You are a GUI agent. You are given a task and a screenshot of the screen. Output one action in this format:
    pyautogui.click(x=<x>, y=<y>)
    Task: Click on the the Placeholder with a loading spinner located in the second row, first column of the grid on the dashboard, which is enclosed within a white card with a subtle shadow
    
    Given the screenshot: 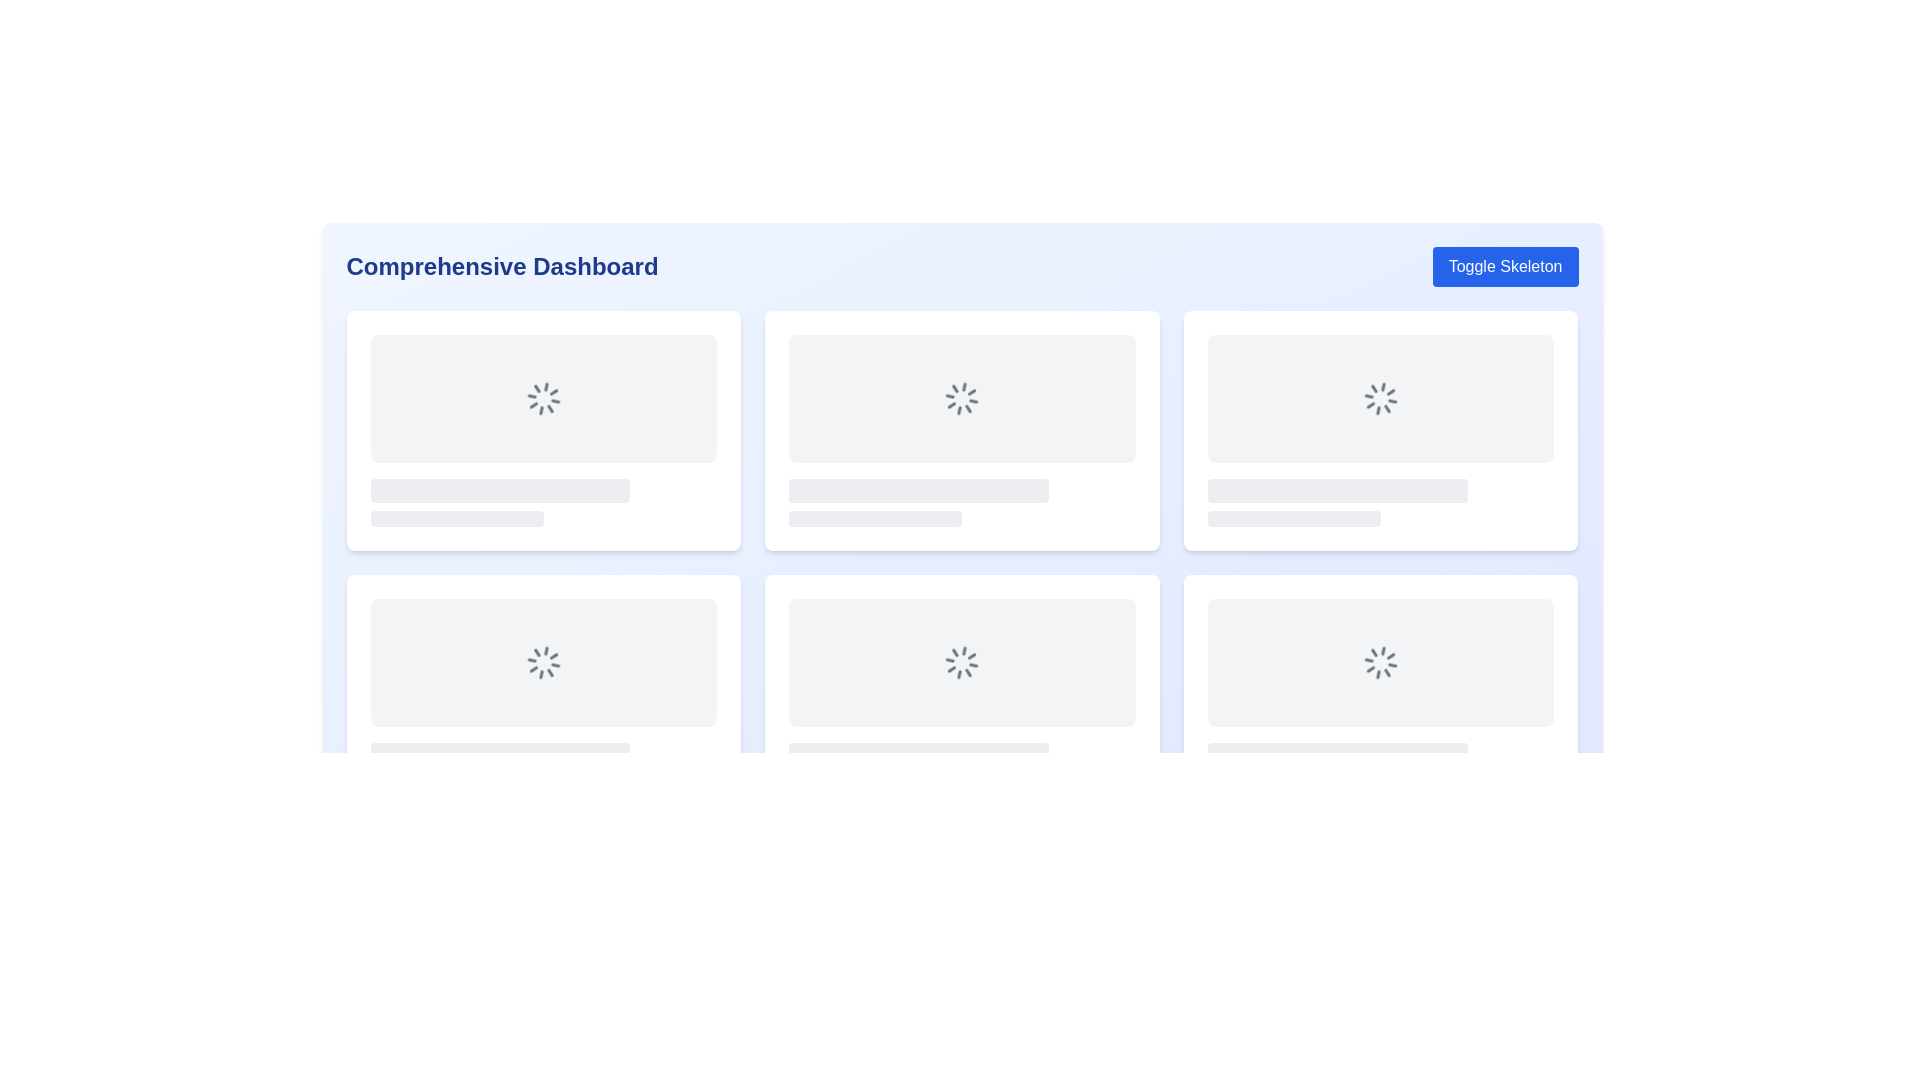 What is the action you would take?
    pyautogui.click(x=543, y=663)
    